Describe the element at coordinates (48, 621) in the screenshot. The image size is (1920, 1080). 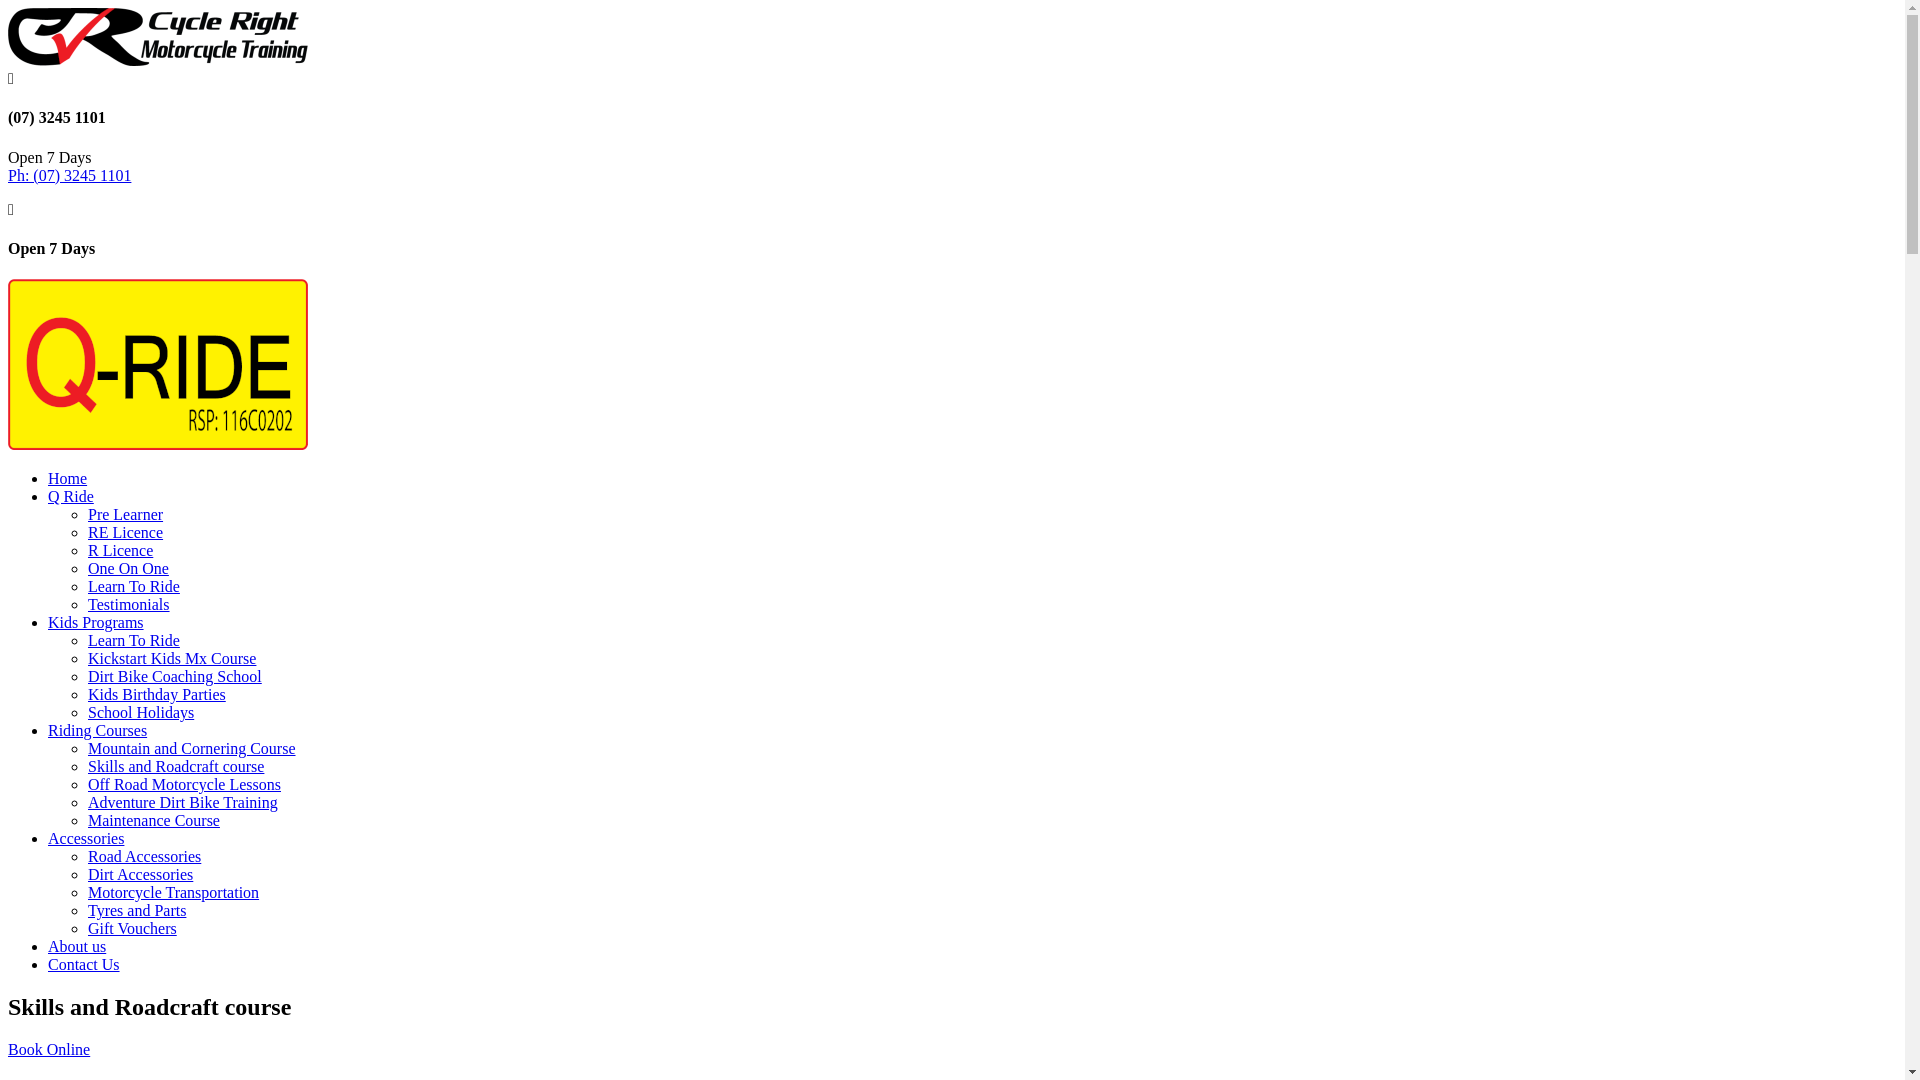
I see `'Kids Programs'` at that location.